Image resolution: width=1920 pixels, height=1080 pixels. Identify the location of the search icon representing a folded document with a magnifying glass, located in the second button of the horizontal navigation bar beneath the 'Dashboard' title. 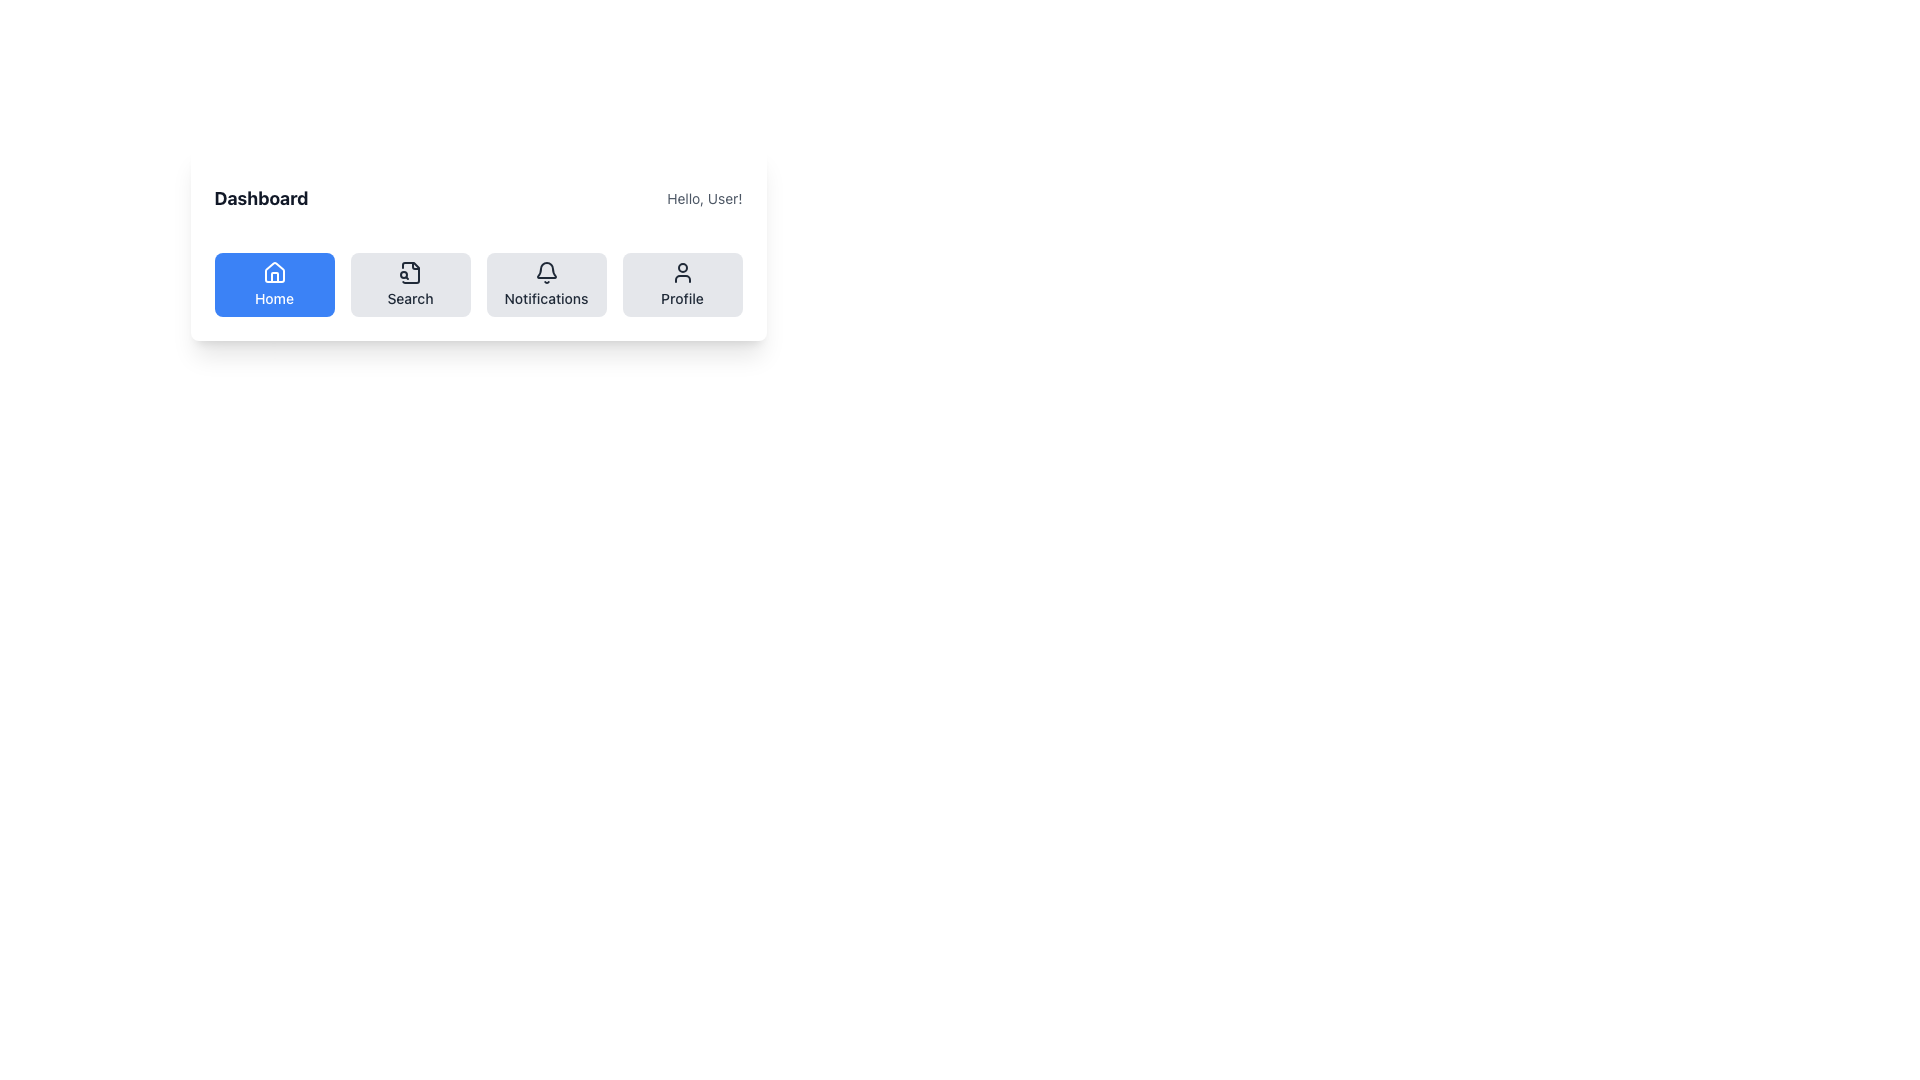
(409, 273).